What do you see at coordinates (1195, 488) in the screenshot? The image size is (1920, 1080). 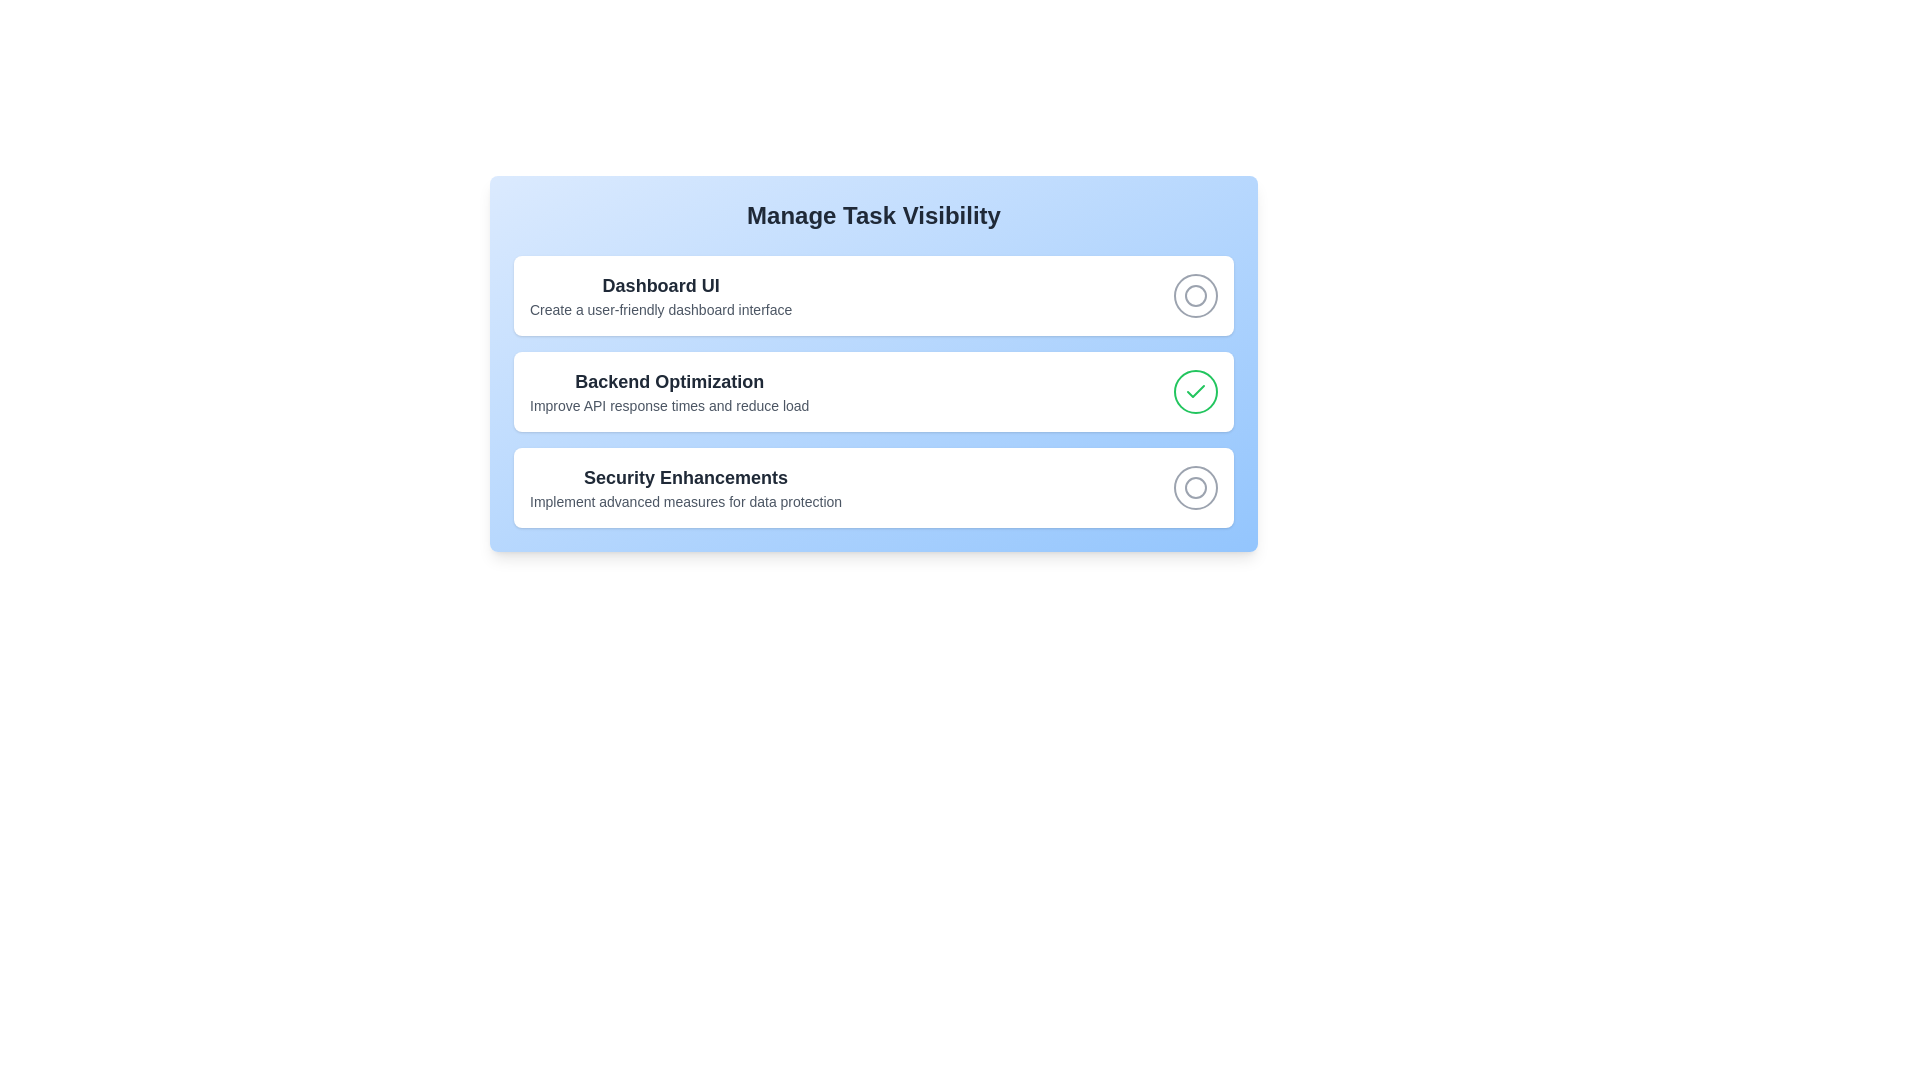 I see `the button located at the far-right side of the 'Security Enhancements' list item` at bounding box center [1195, 488].